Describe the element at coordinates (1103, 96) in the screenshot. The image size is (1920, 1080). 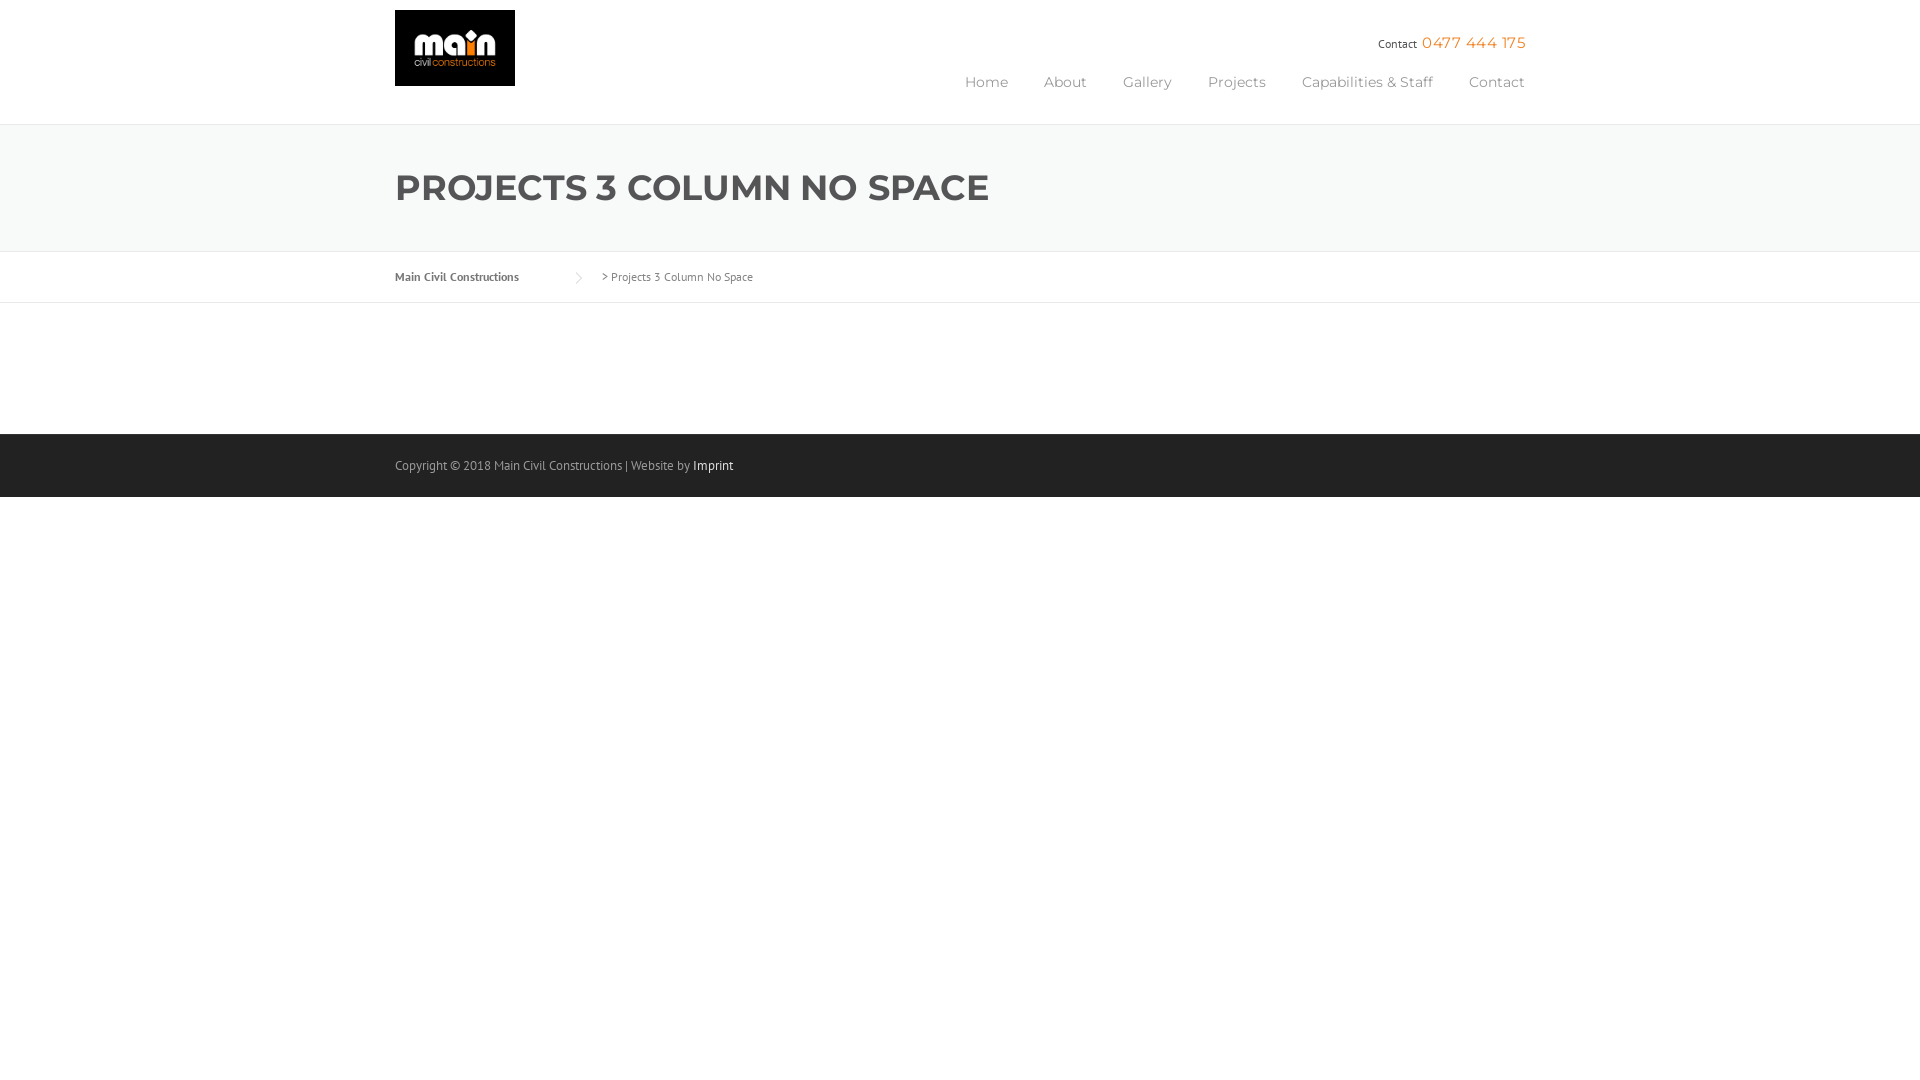
I see `'Gallery'` at that location.